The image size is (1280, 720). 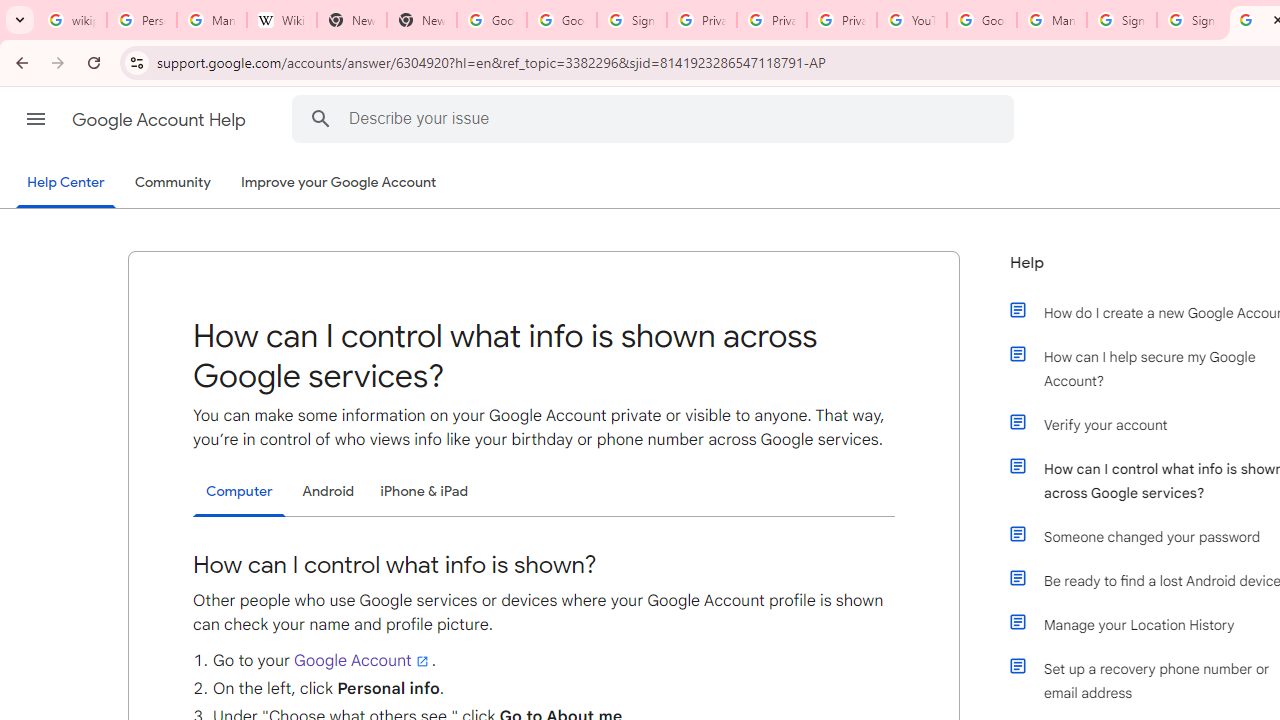 What do you see at coordinates (172, 183) in the screenshot?
I see `'Community'` at bounding box center [172, 183].